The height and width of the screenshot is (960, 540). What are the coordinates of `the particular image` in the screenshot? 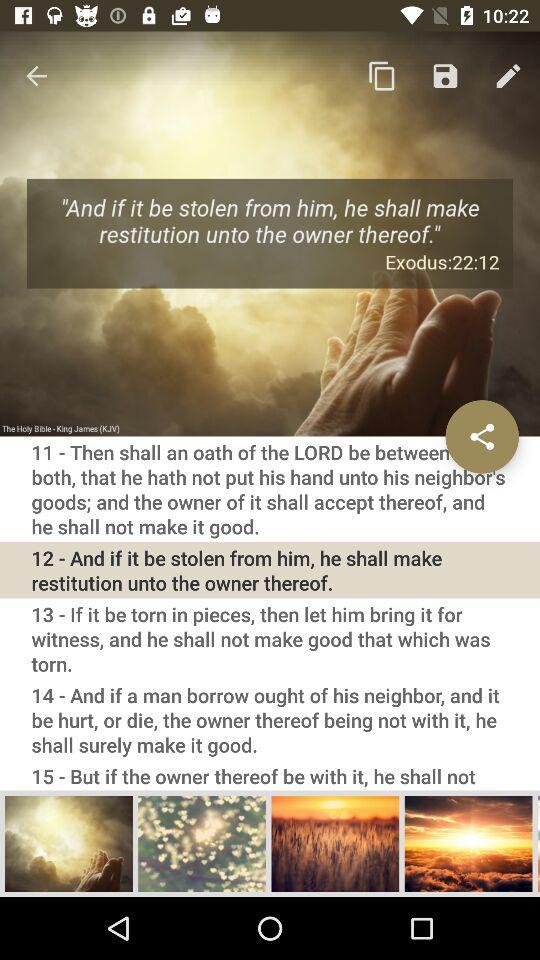 It's located at (335, 842).